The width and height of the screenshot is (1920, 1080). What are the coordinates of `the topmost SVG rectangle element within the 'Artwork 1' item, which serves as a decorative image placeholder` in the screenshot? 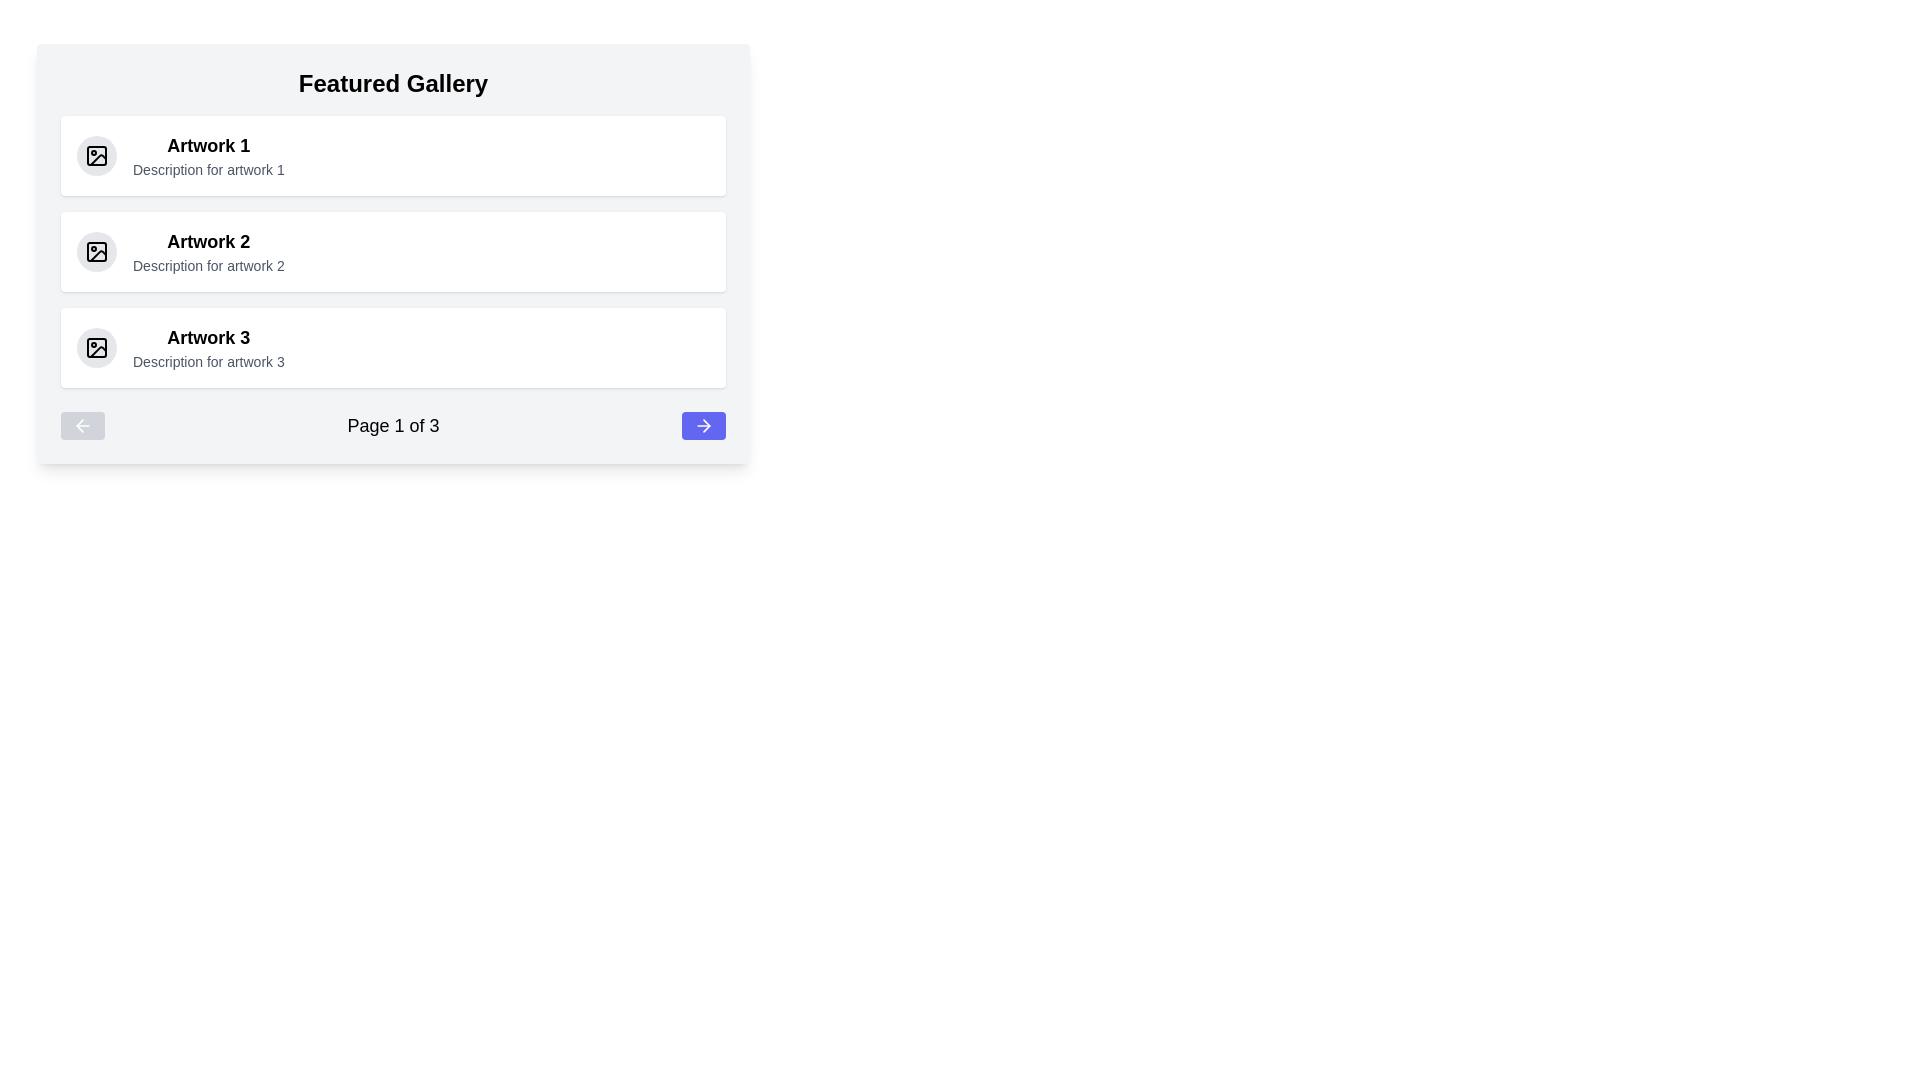 It's located at (95, 154).